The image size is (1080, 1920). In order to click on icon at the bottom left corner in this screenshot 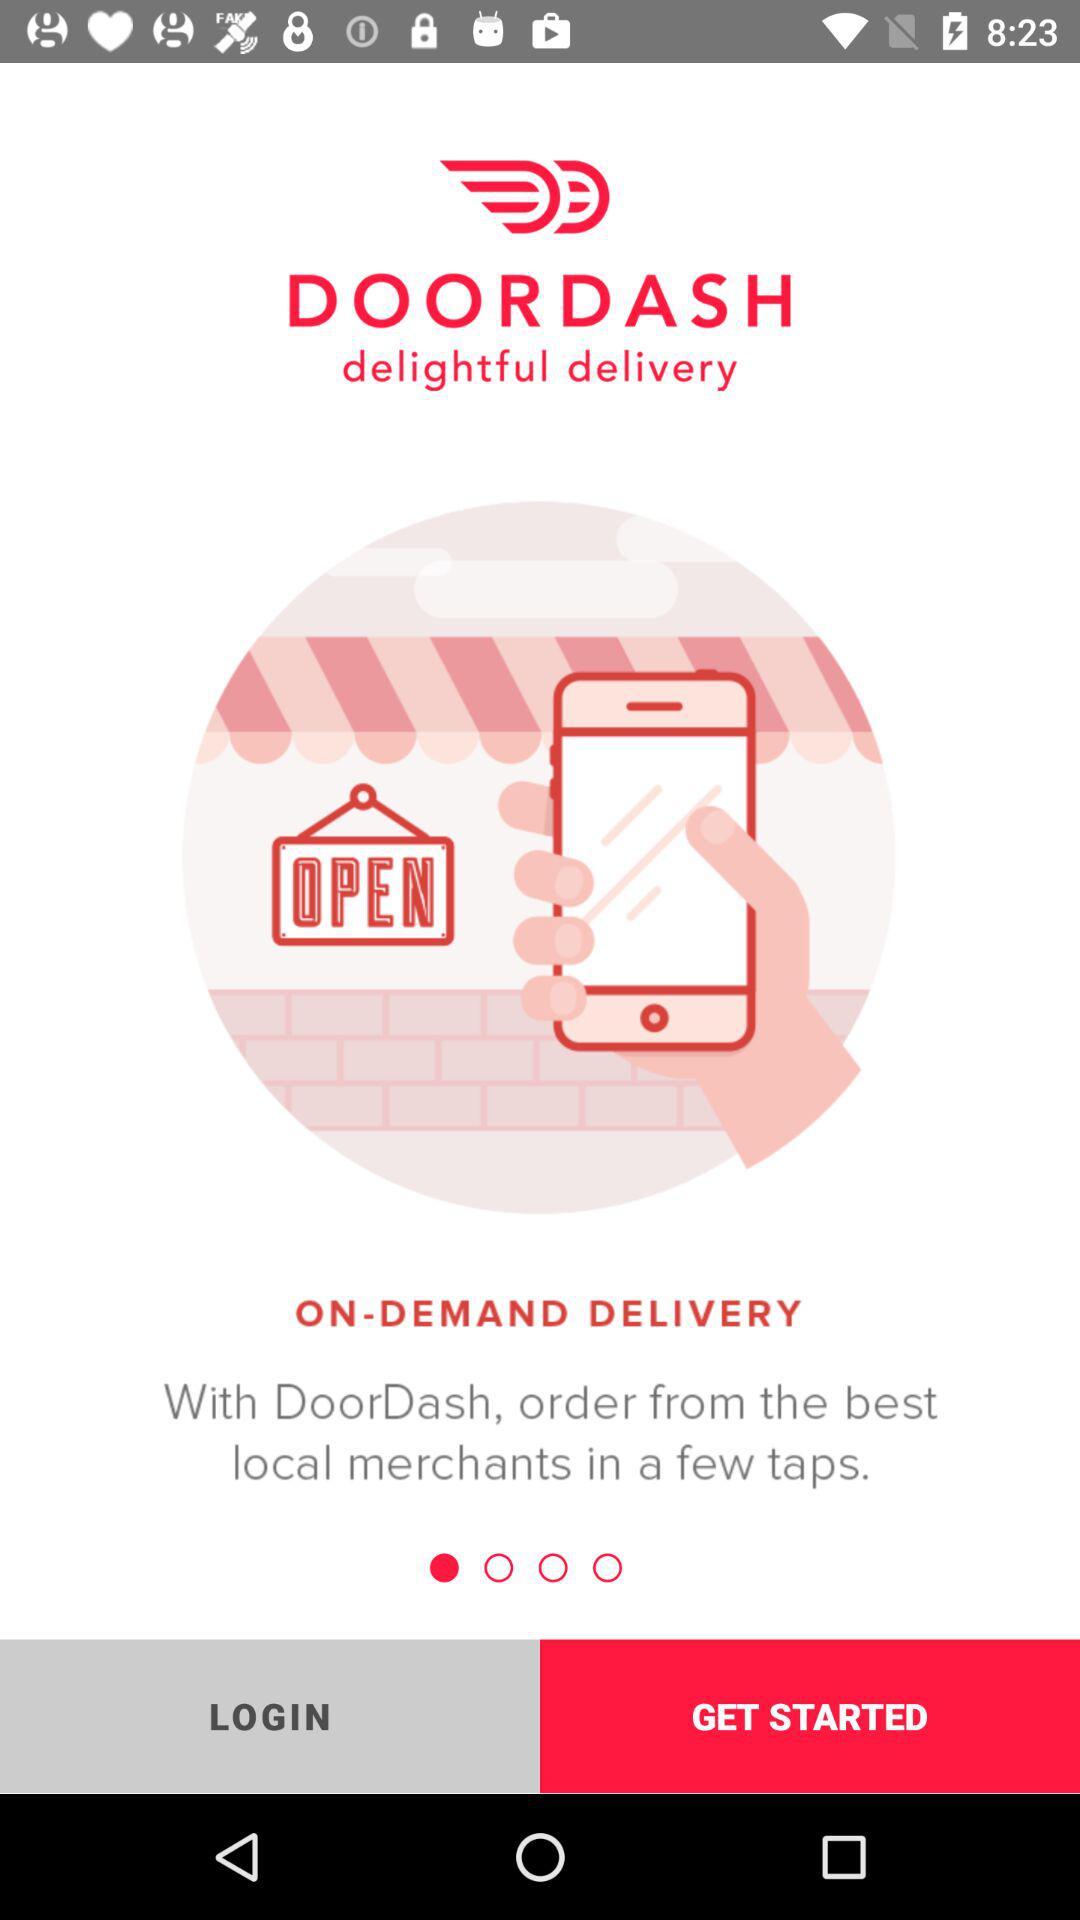, I will do `click(270, 1715)`.